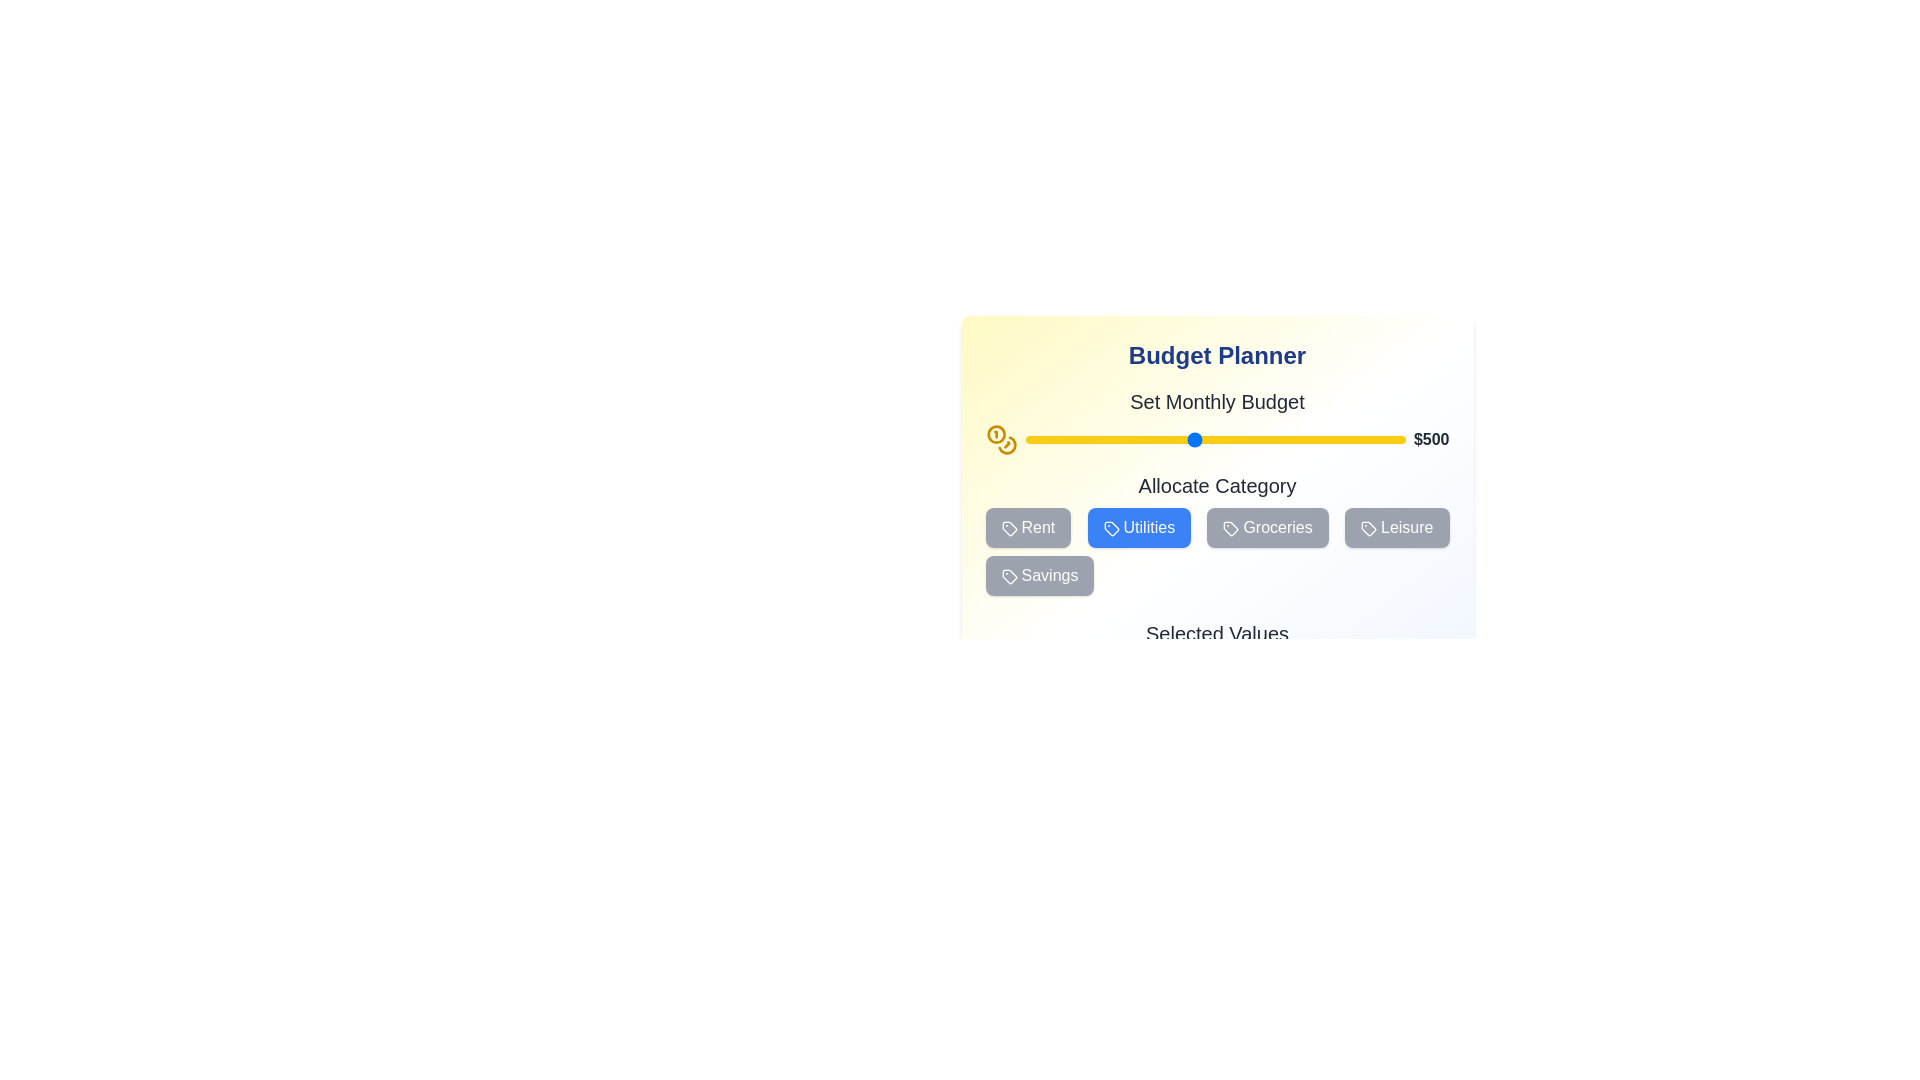  Describe the element at coordinates (1331, 438) in the screenshot. I see `the slider` at that location.